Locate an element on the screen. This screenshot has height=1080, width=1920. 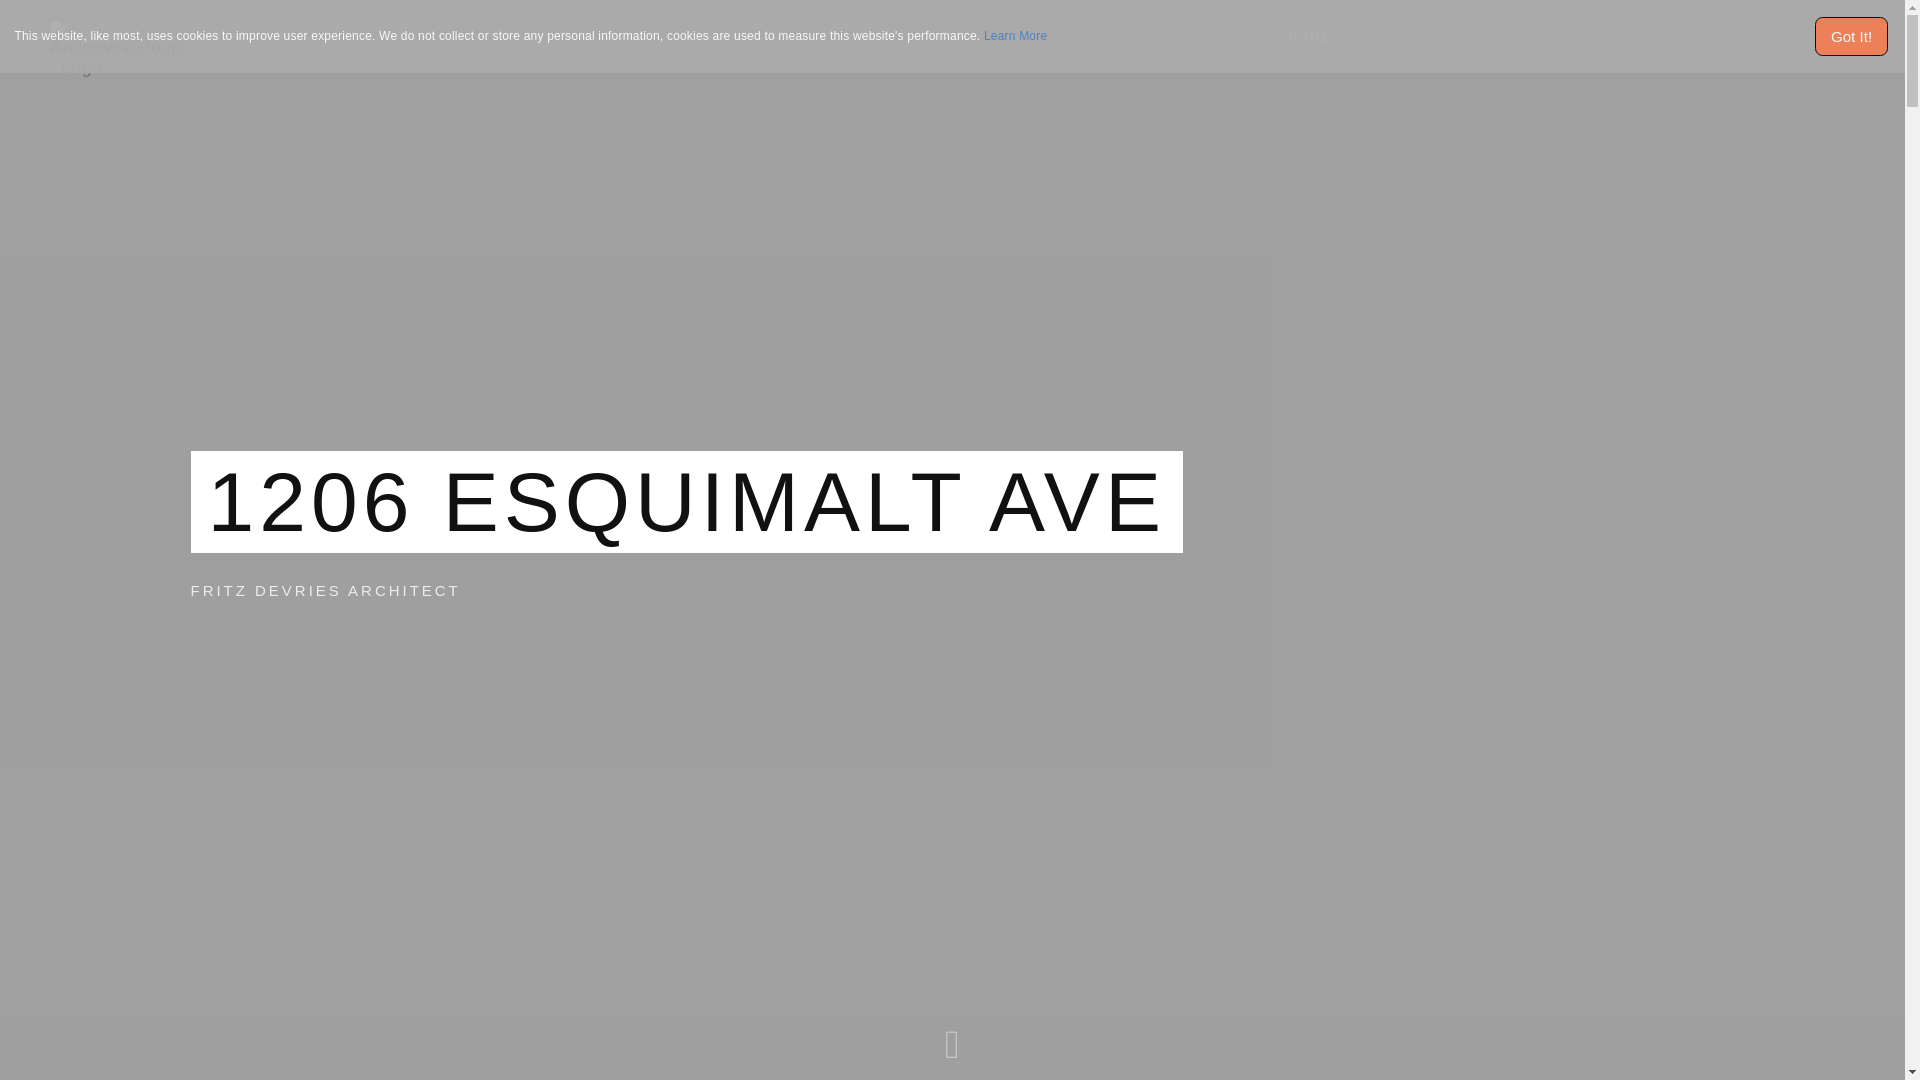
'IMAGES' is located at coordinates (1387, 37).